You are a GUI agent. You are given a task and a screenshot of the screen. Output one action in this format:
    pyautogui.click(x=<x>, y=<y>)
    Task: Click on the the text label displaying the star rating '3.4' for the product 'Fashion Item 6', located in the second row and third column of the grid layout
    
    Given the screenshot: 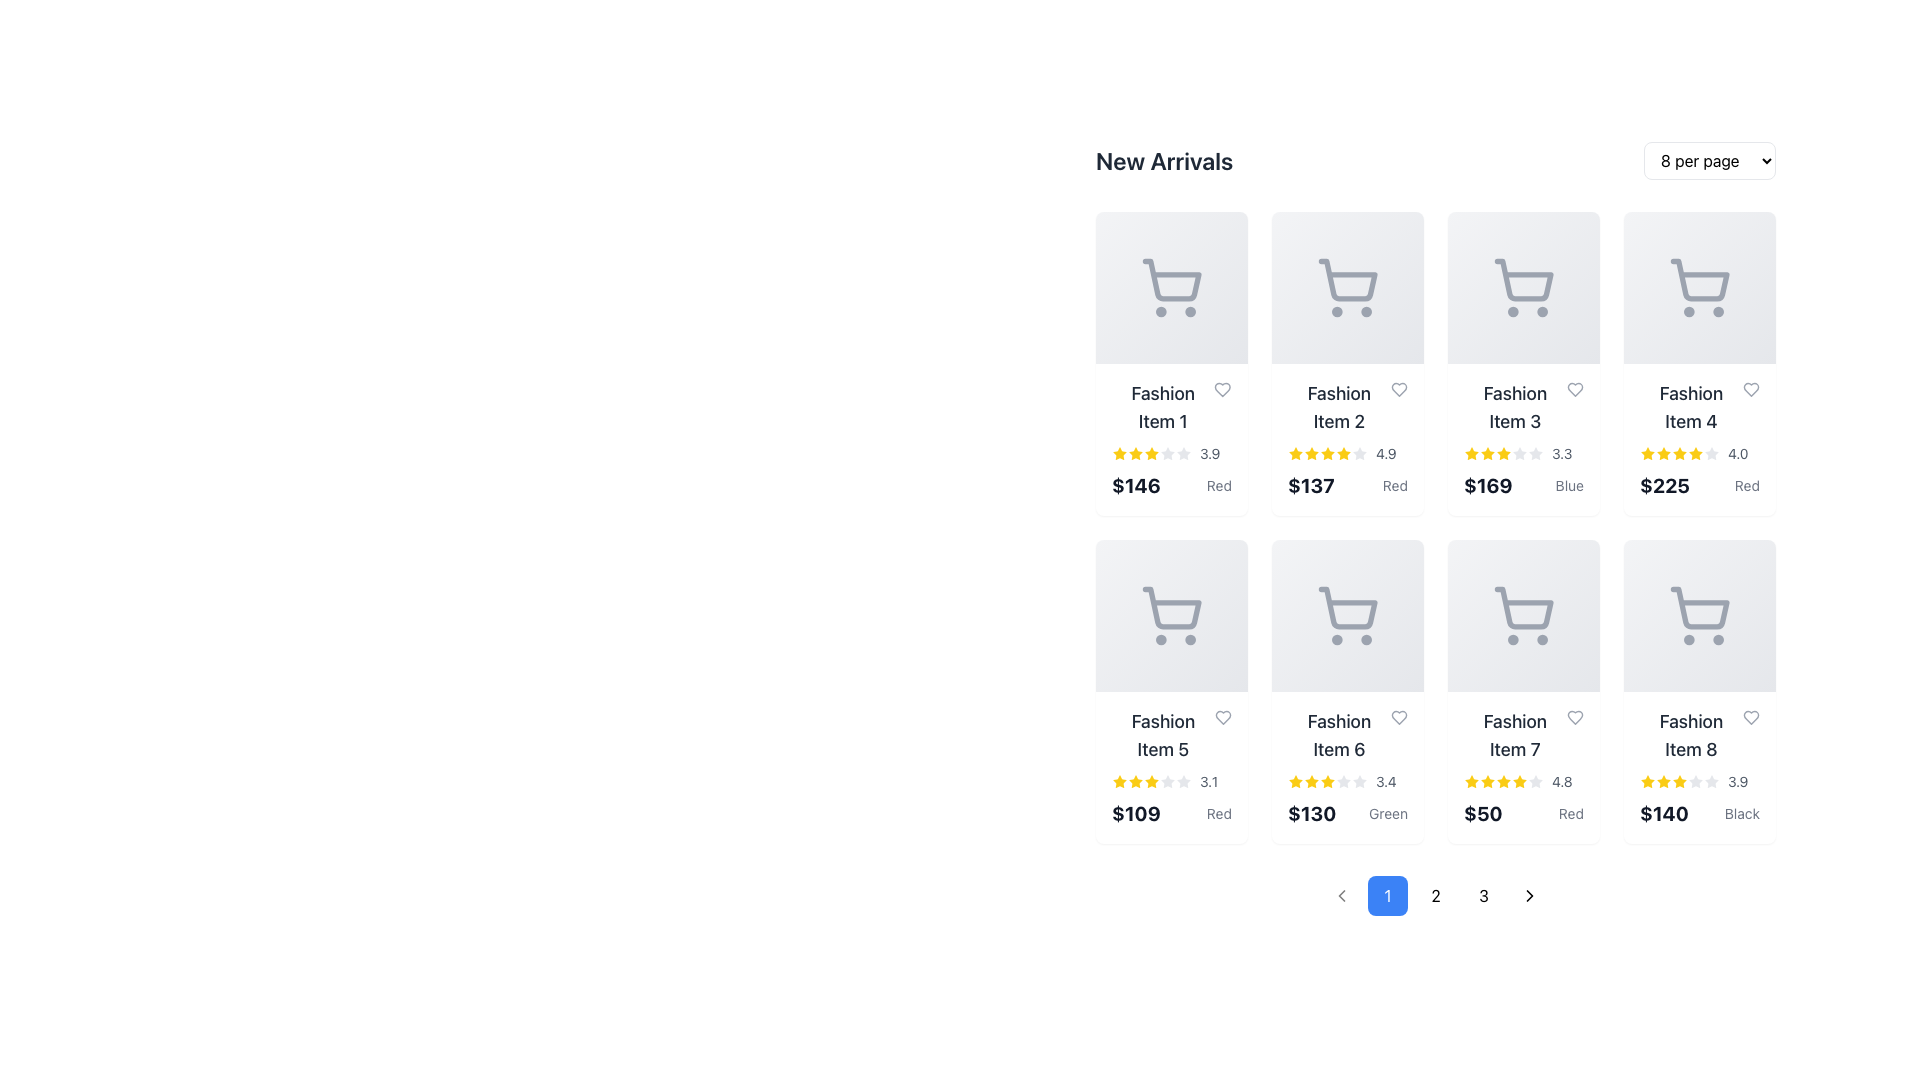 What is the action you would take?
    pyautogui.click(x=1385, y=781)
    